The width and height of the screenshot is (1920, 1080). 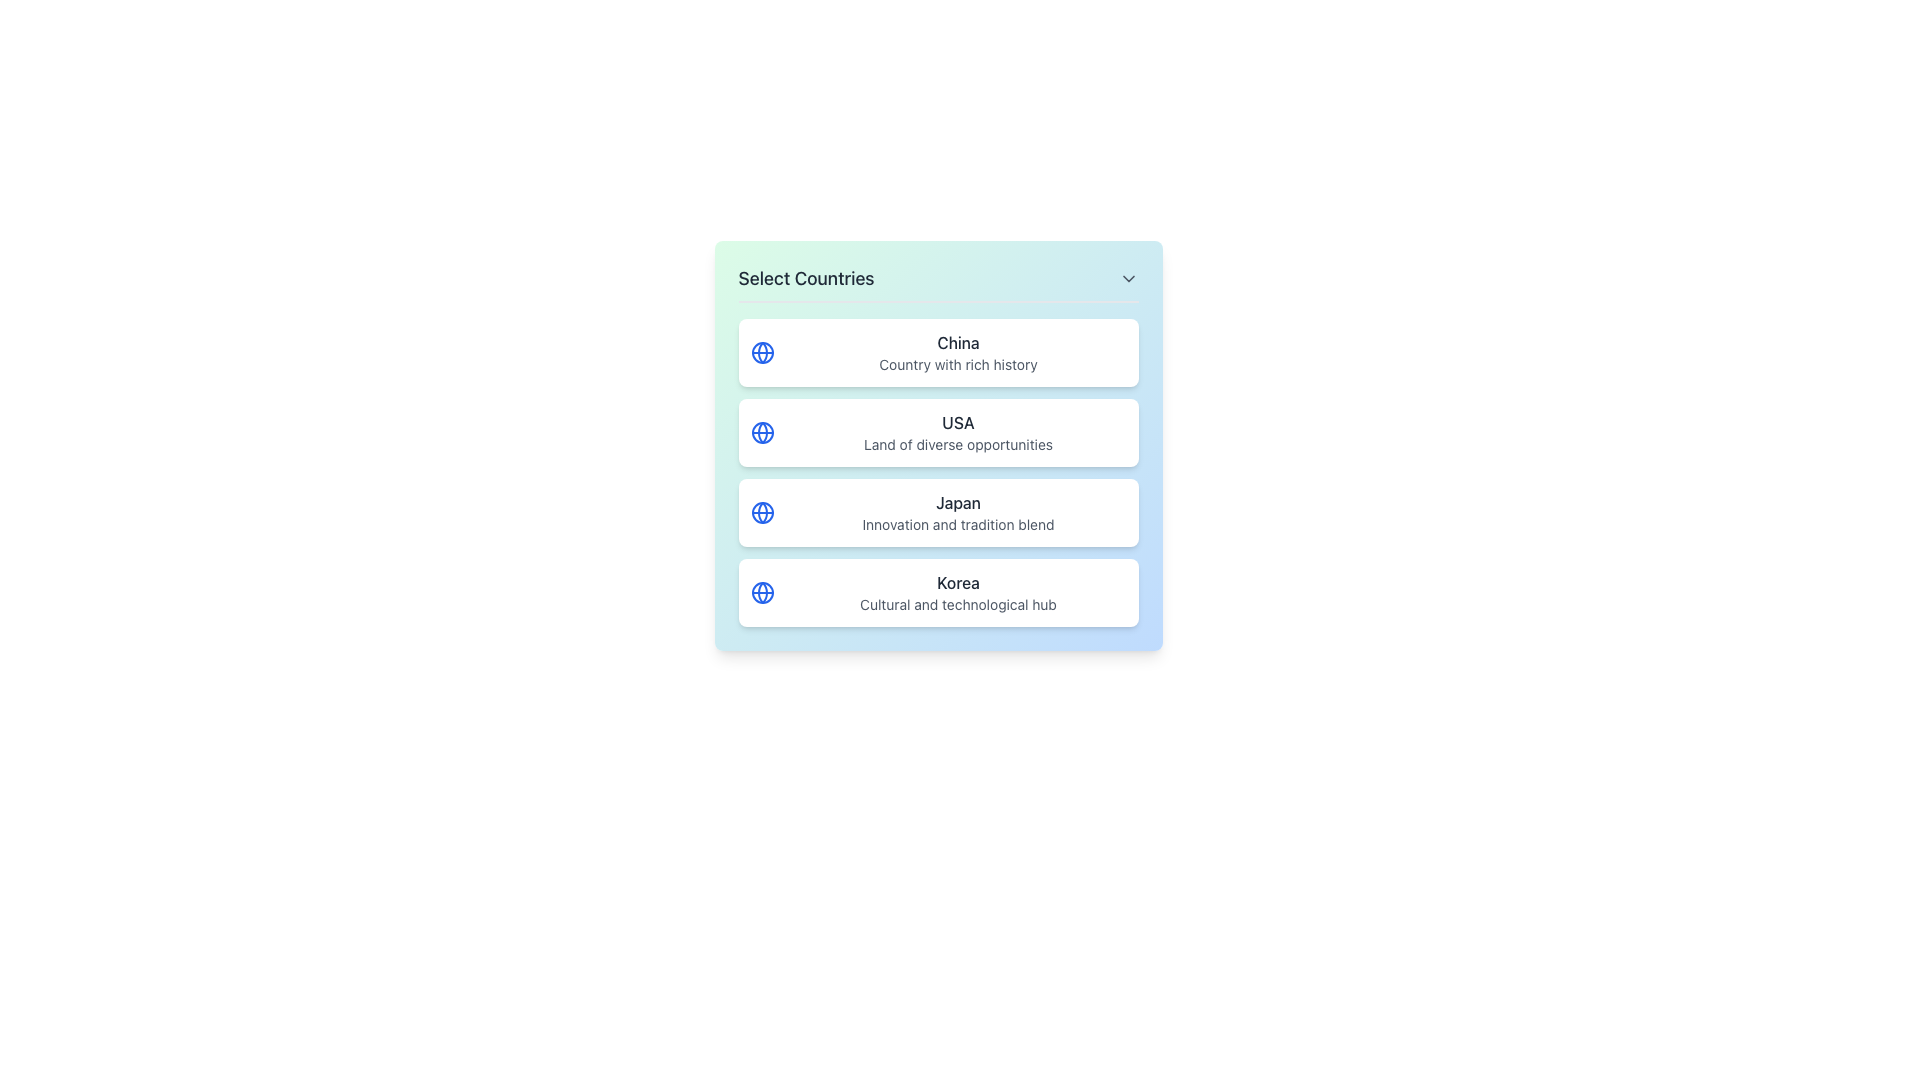 I want to click on the label displaying 'Japan', which is the third item in the country list, positioned between 'USA' and 'Korea', so click(x=957, y=501).